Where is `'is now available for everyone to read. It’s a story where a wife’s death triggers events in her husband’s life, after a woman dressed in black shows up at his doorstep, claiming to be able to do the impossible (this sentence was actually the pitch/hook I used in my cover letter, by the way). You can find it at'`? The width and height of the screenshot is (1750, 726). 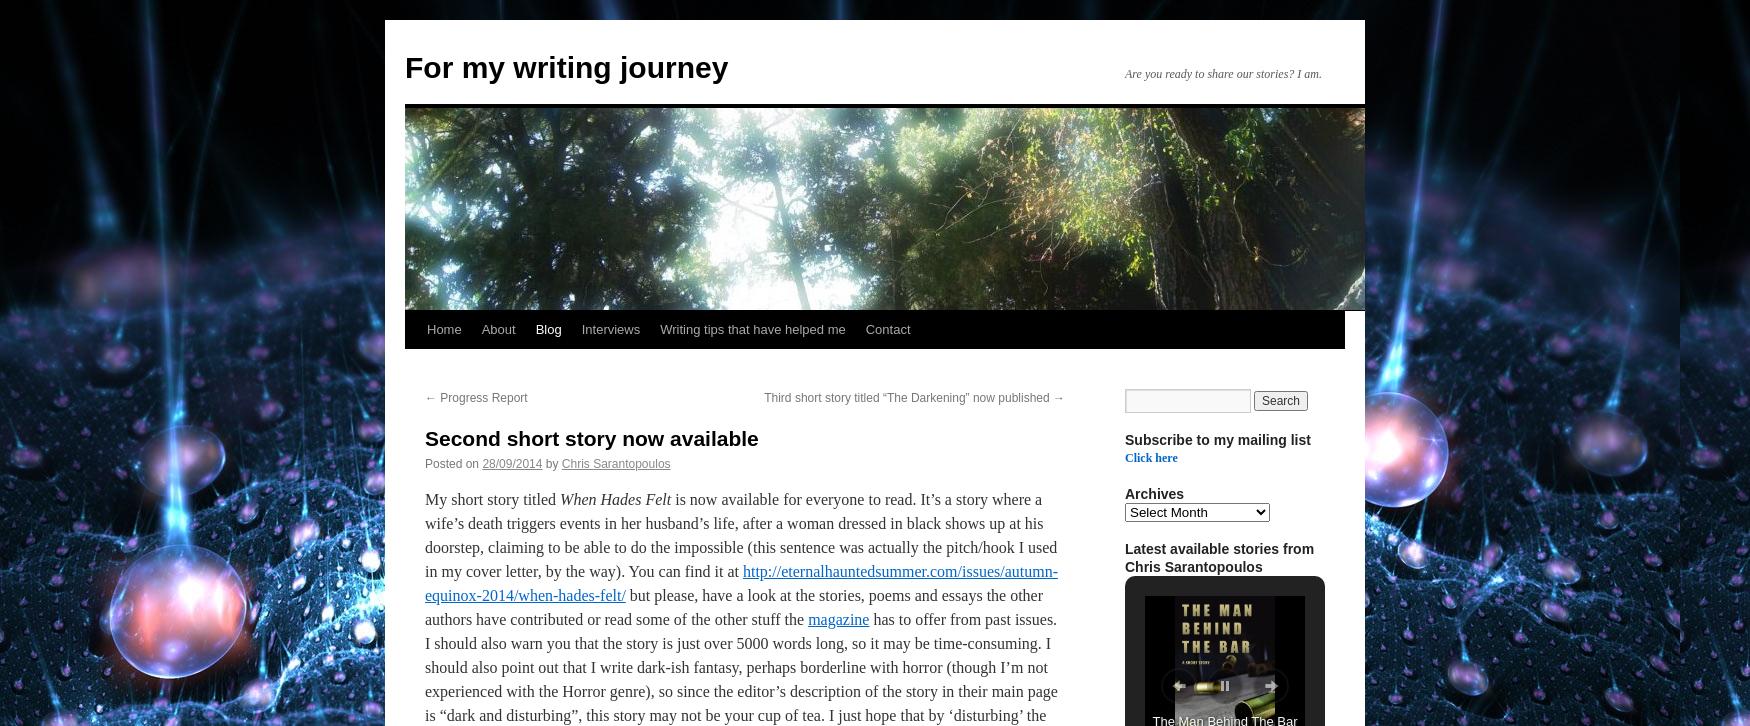
'is now available for everyone to read. It’s a story where a wife’s death triggers events in her husband’s life, after a woman dressed in black shows up at his doorstep, claiming to be able to do the impossible (this sentence was actually the pitch/hook I used in my cover letter, by the way). You can find it at' is located at coordinates (424, 535).